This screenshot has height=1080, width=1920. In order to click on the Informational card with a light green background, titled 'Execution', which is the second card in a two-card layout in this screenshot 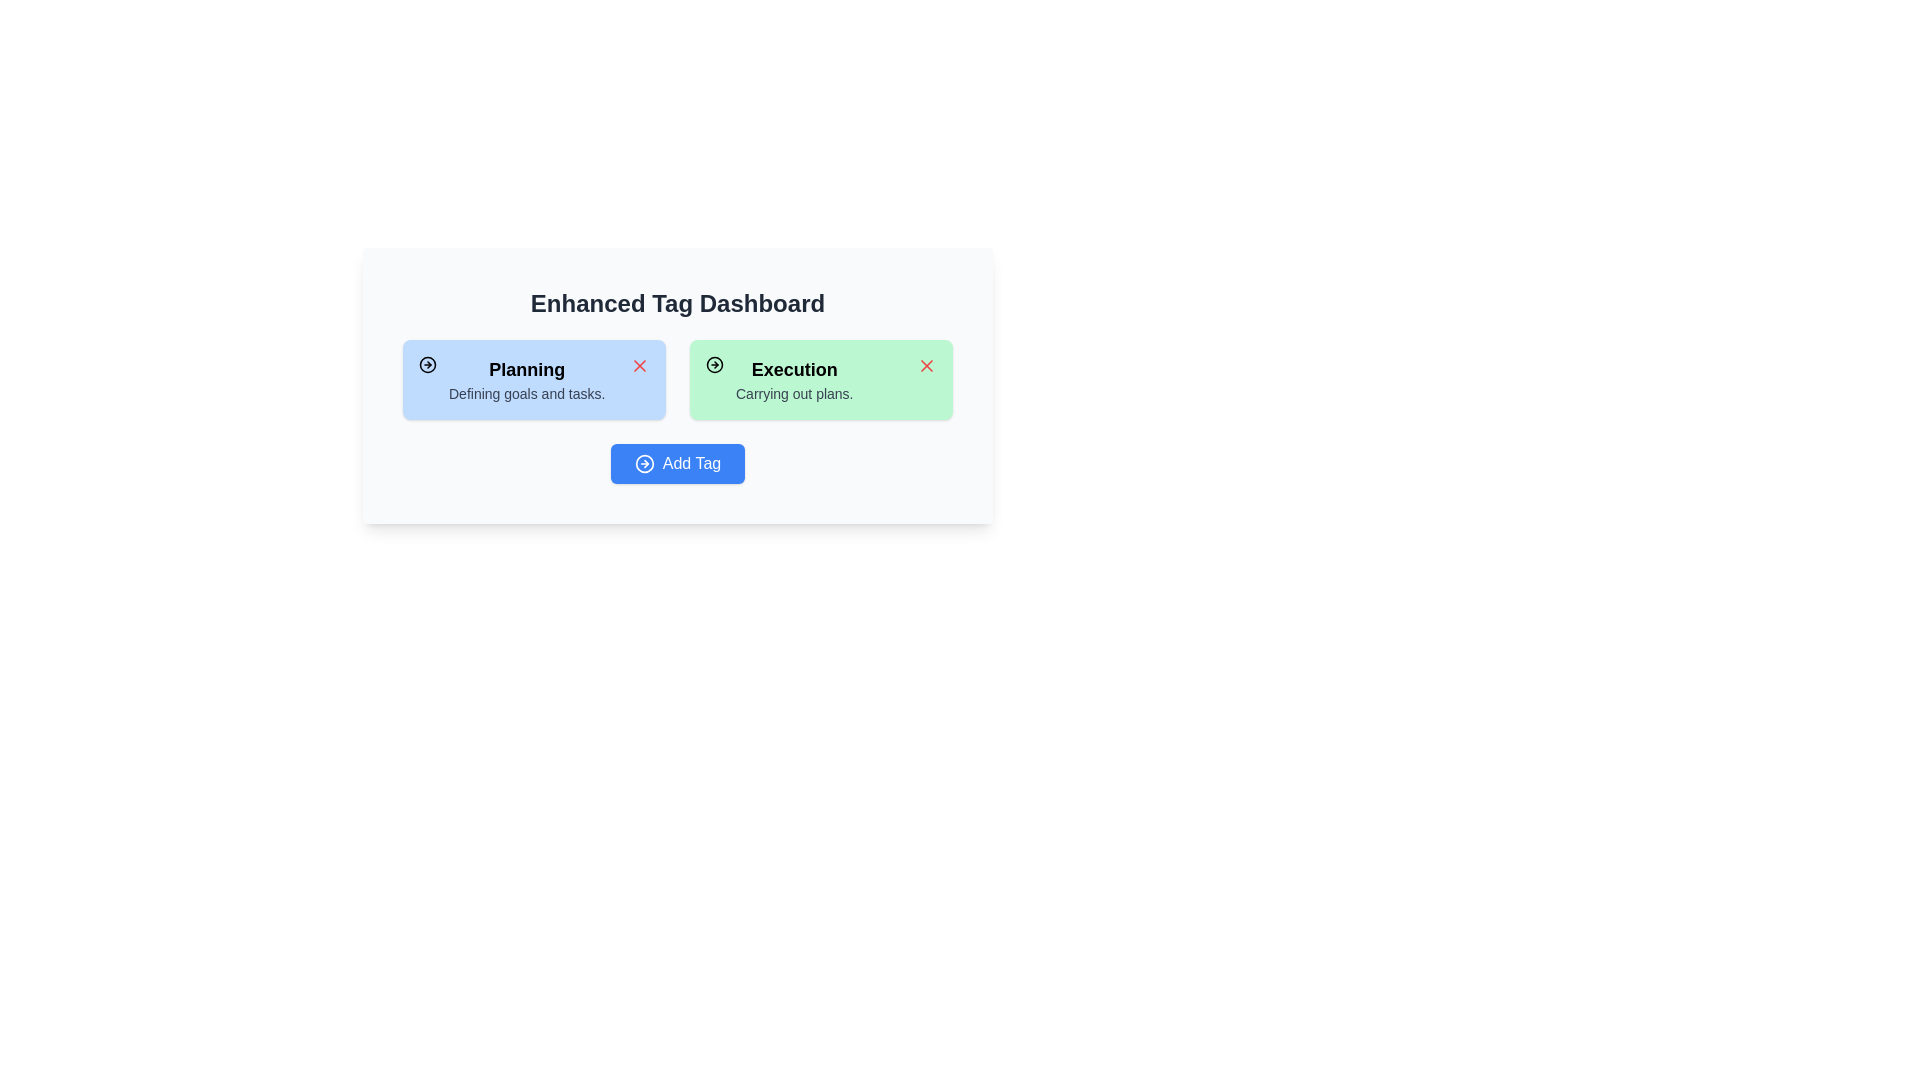, I will do `click(821, 380)`.